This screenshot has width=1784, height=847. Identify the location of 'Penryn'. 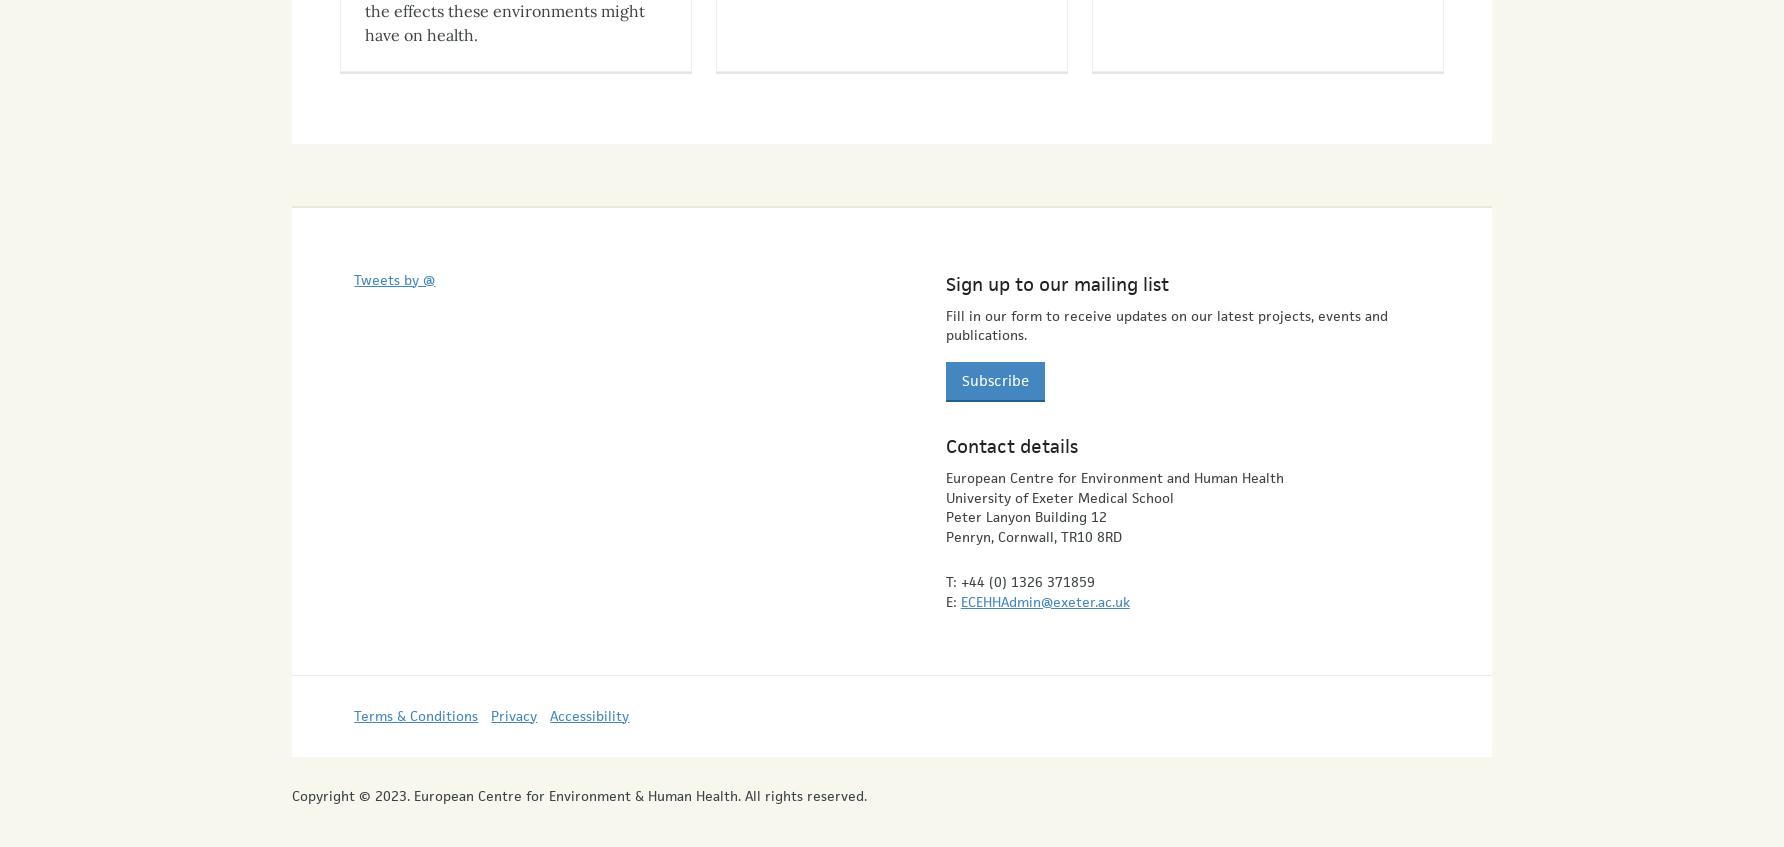
(967, 517).